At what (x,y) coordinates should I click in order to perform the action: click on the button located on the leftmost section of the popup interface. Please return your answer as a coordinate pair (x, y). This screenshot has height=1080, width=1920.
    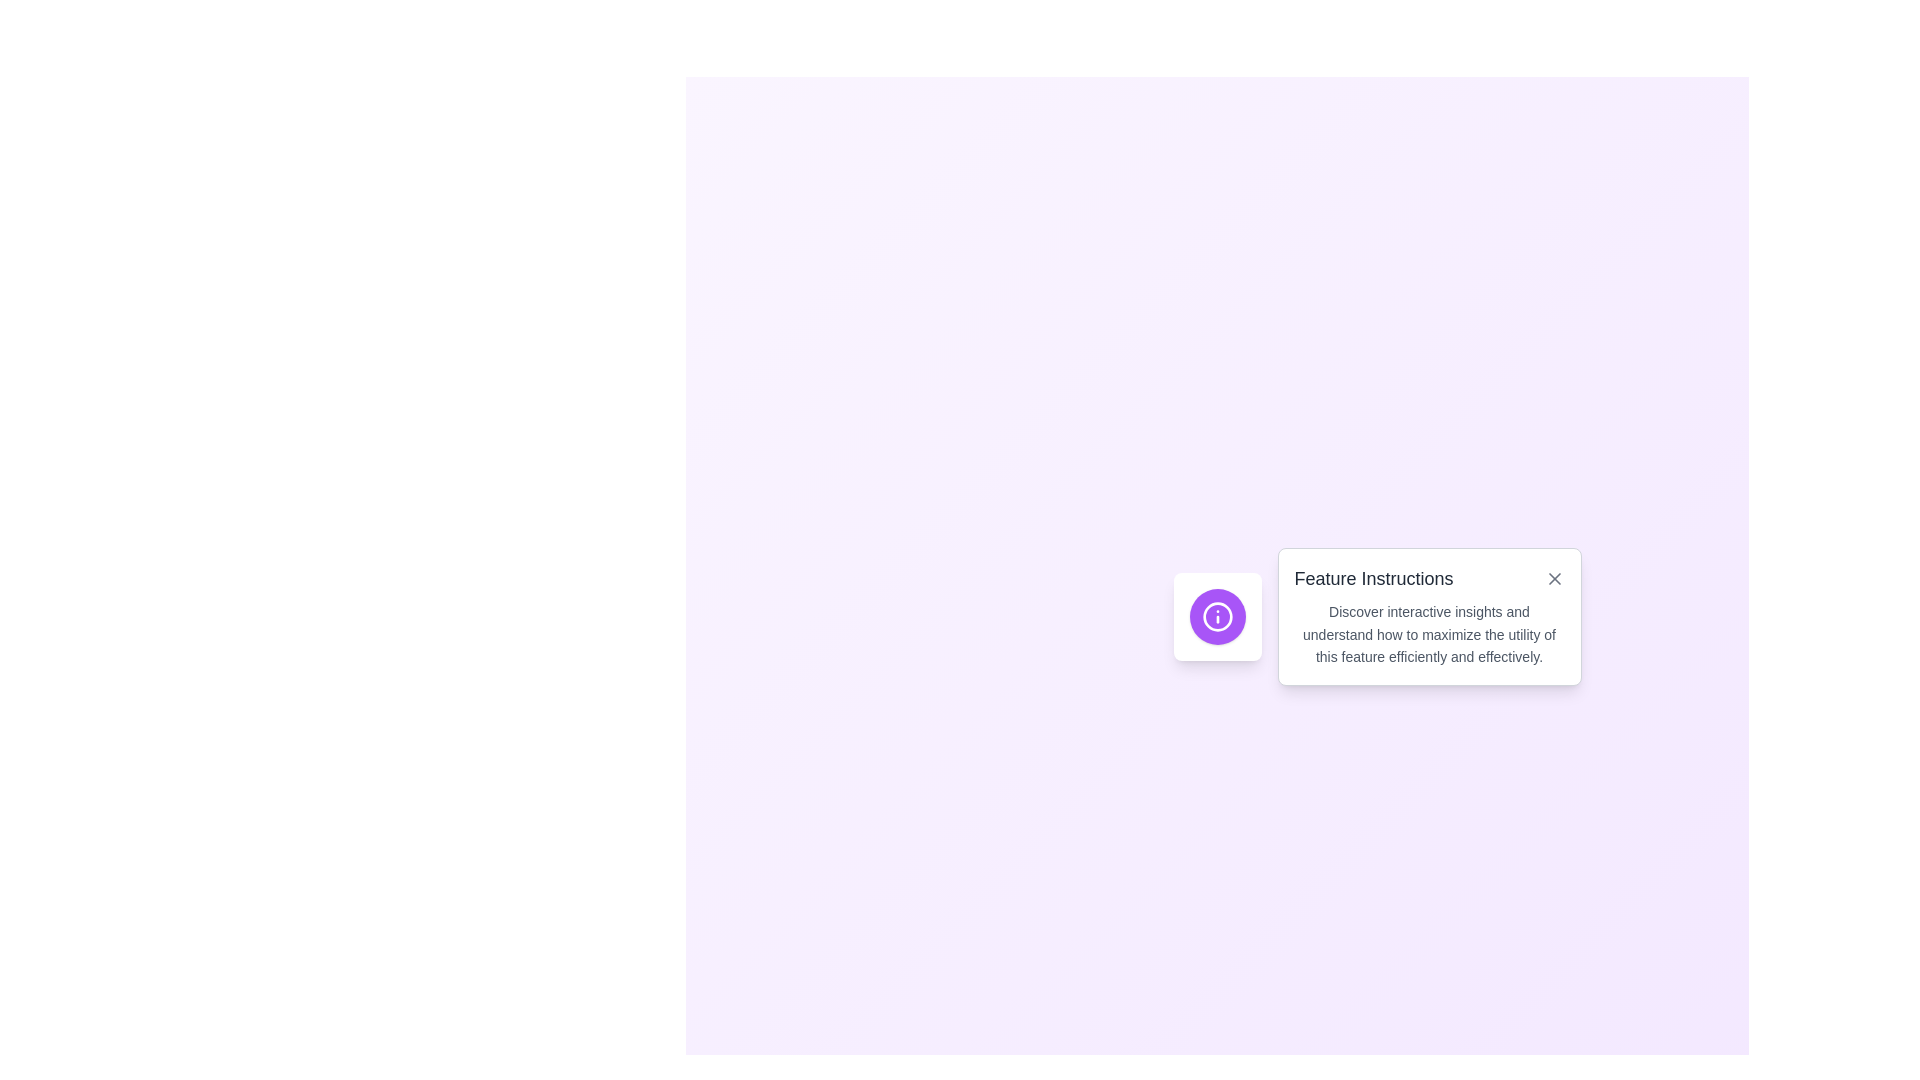
    Looking at the image, I should click on (1216, 616).